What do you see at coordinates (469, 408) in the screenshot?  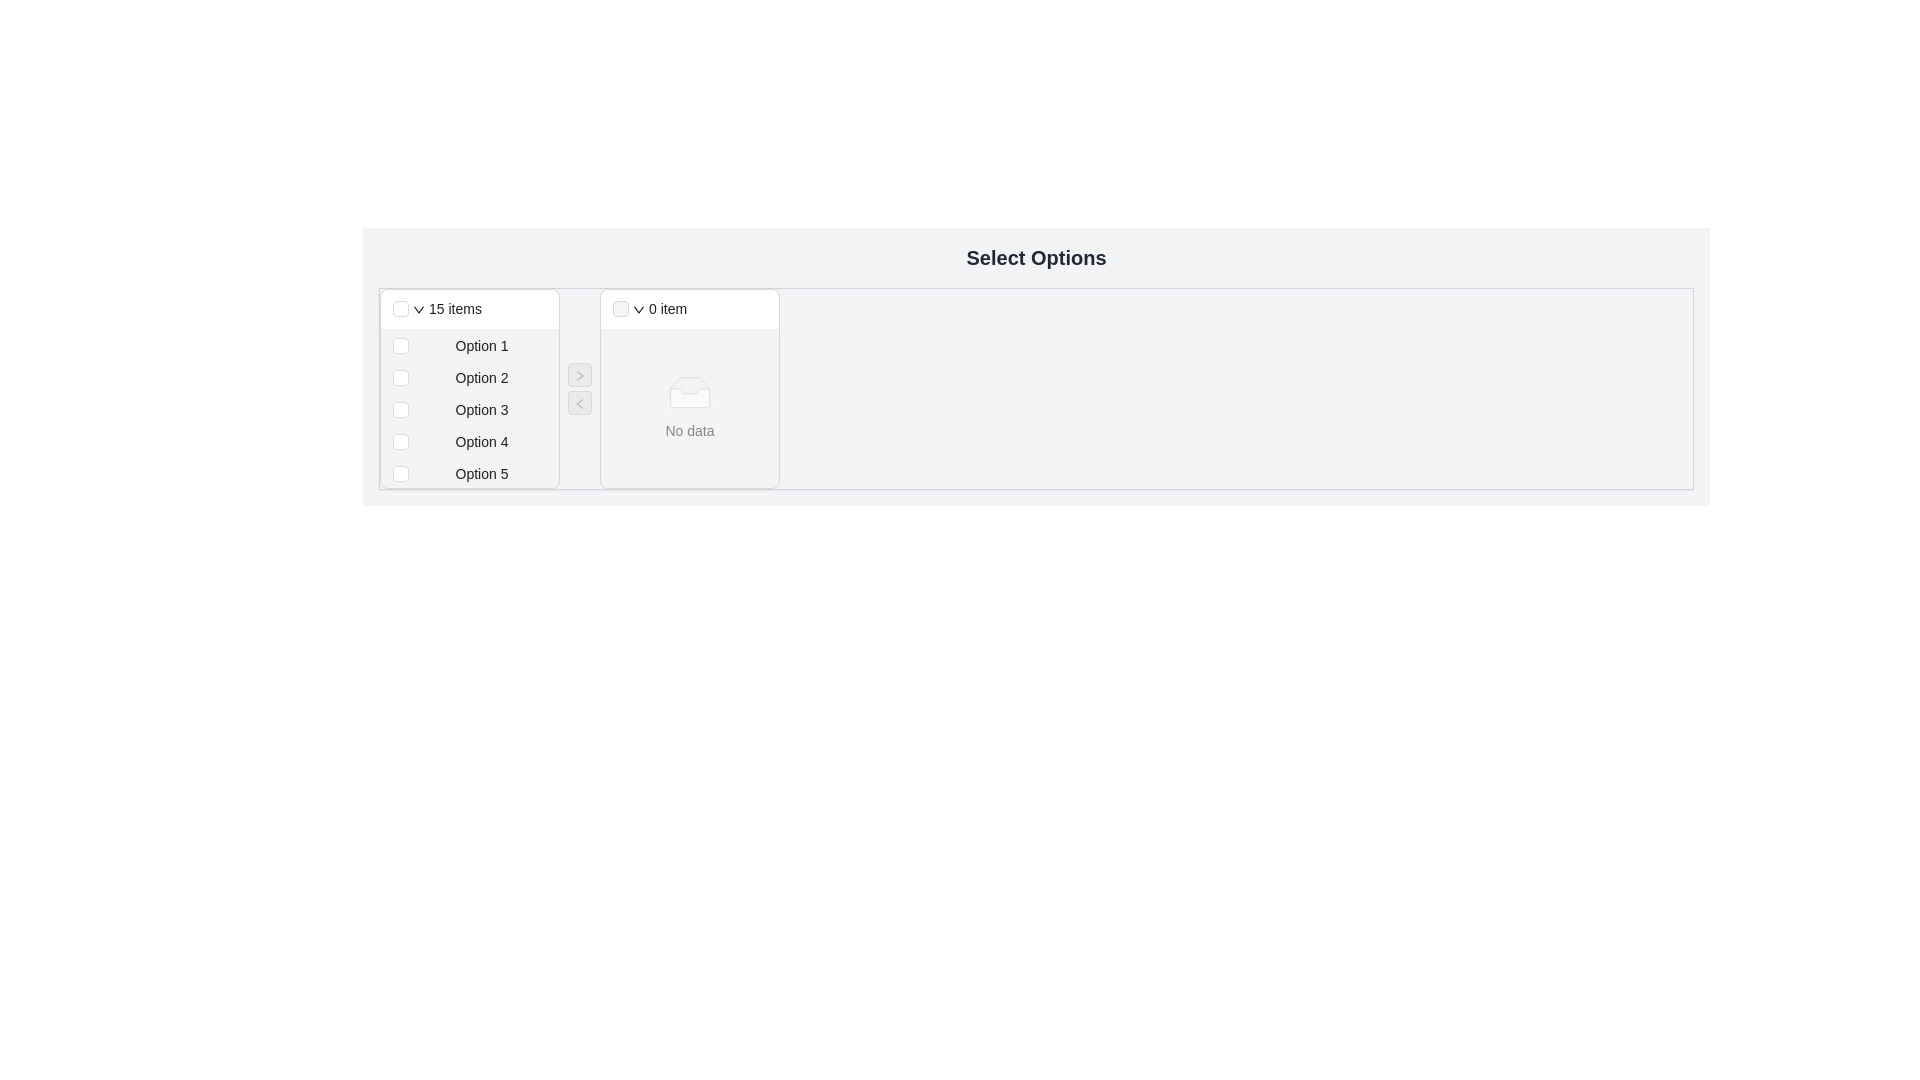 I see `the checkbox of the selectable list item labeled 'Option 3'` at bounding box center [469, 408].